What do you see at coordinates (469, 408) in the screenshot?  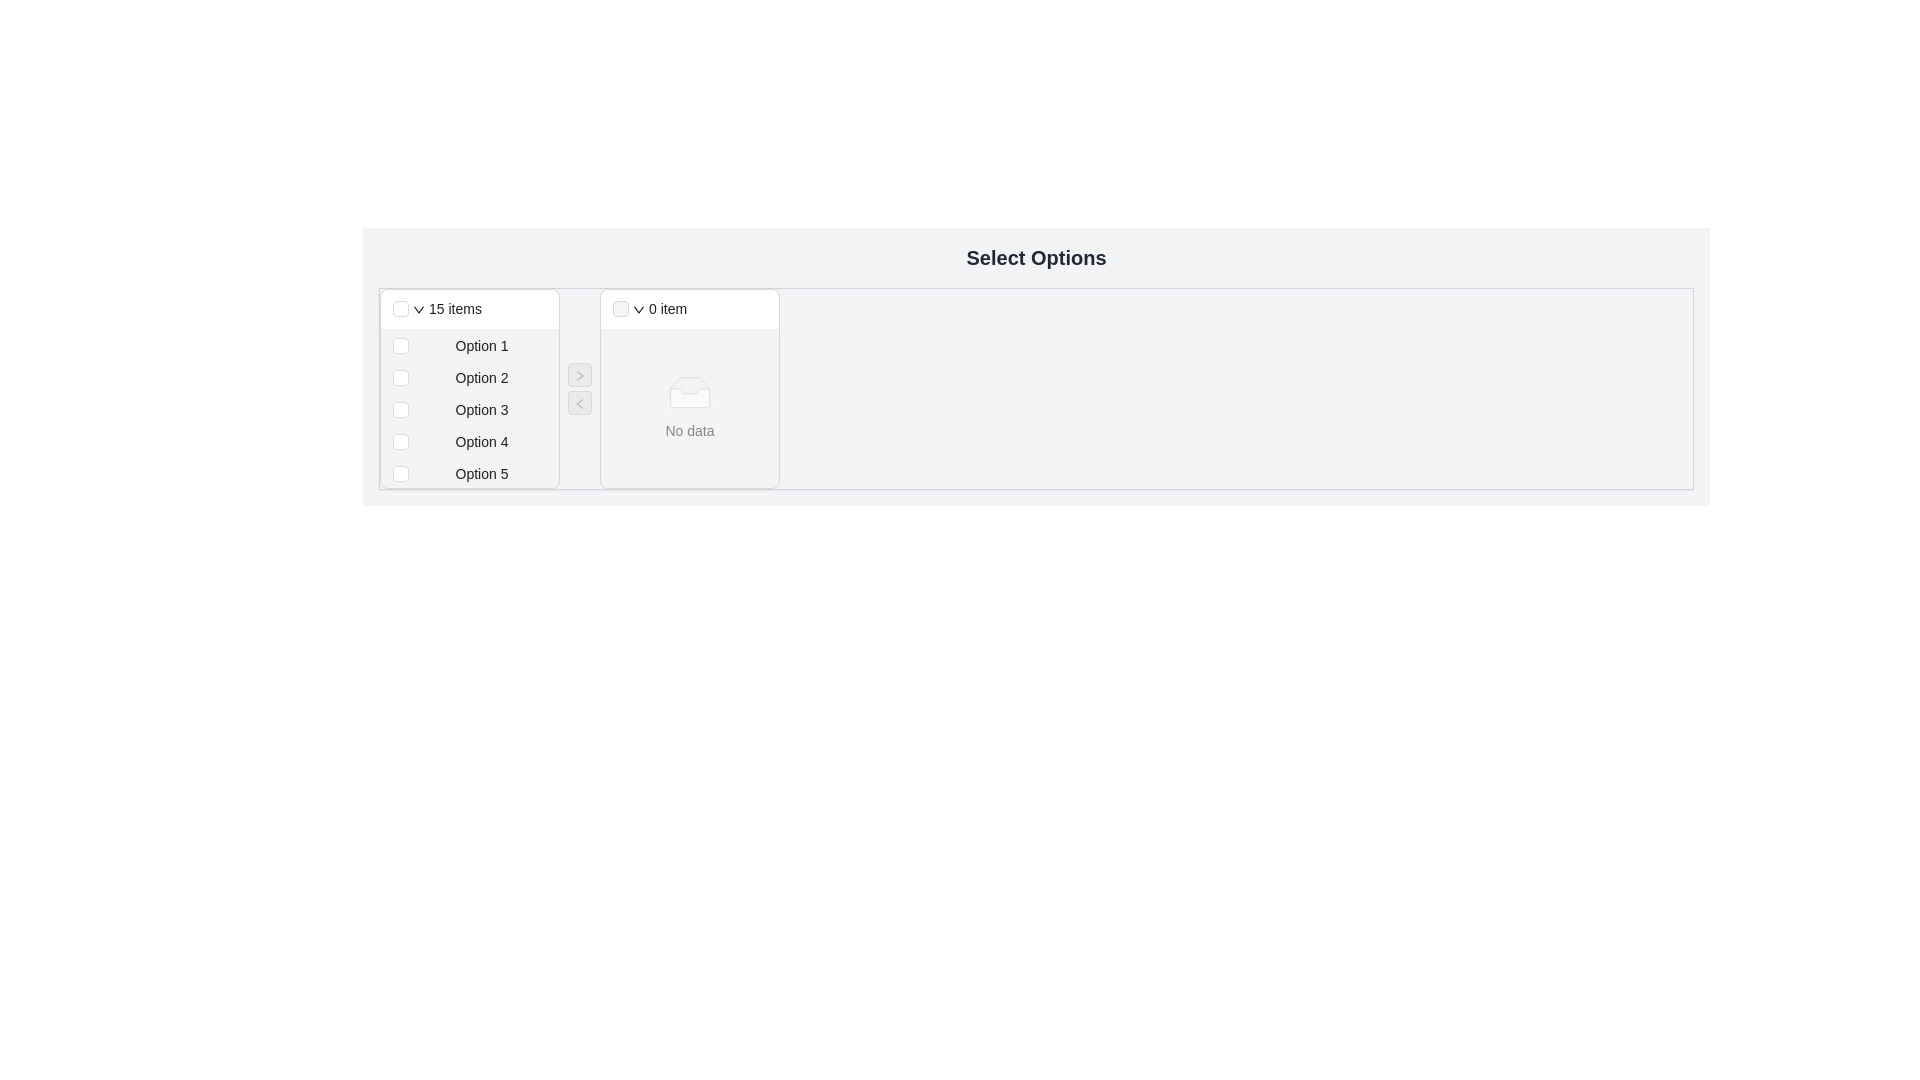 I see `the checkbox of the selectable list item labeled 'Option 3'` at bounding box center [469, 408].